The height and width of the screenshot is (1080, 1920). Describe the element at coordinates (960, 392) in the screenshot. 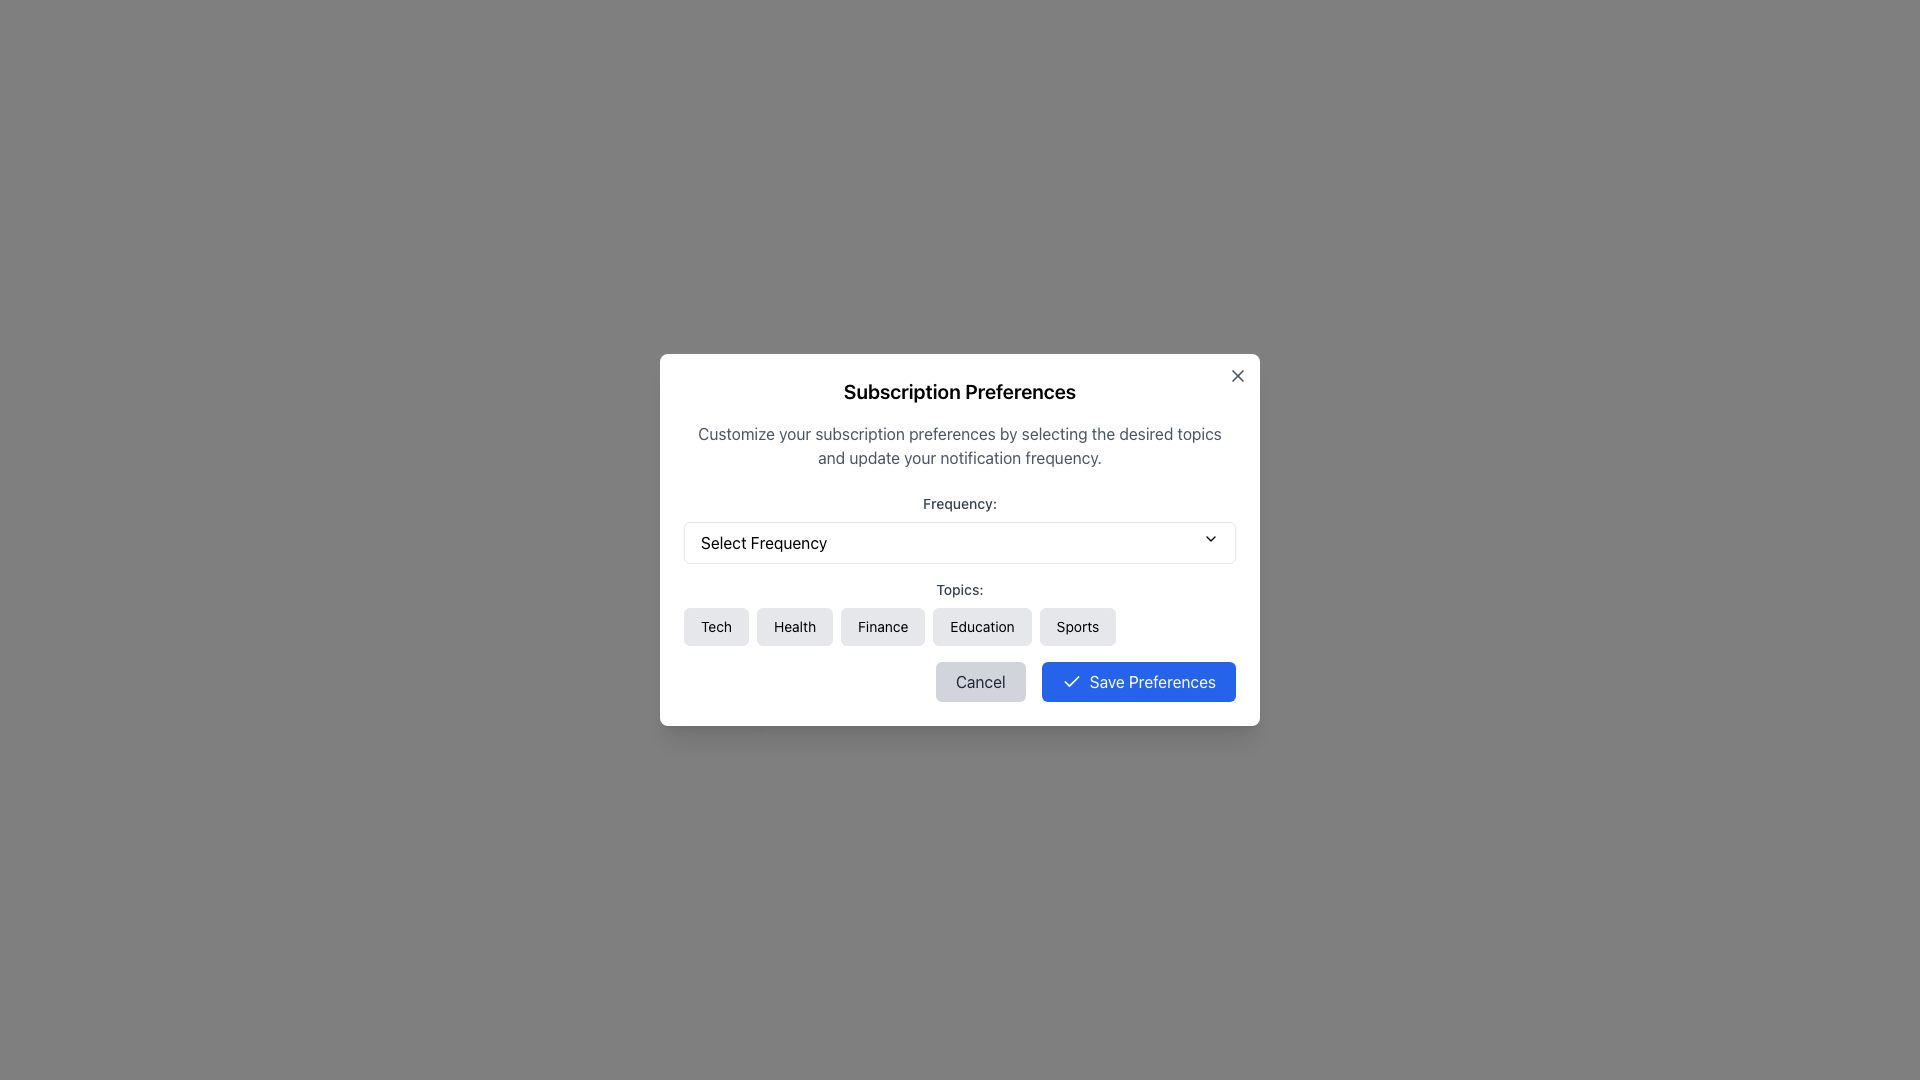

I see `the static text element that serves as the title of the modal window, located at the center of the modal below the close button` at that location.